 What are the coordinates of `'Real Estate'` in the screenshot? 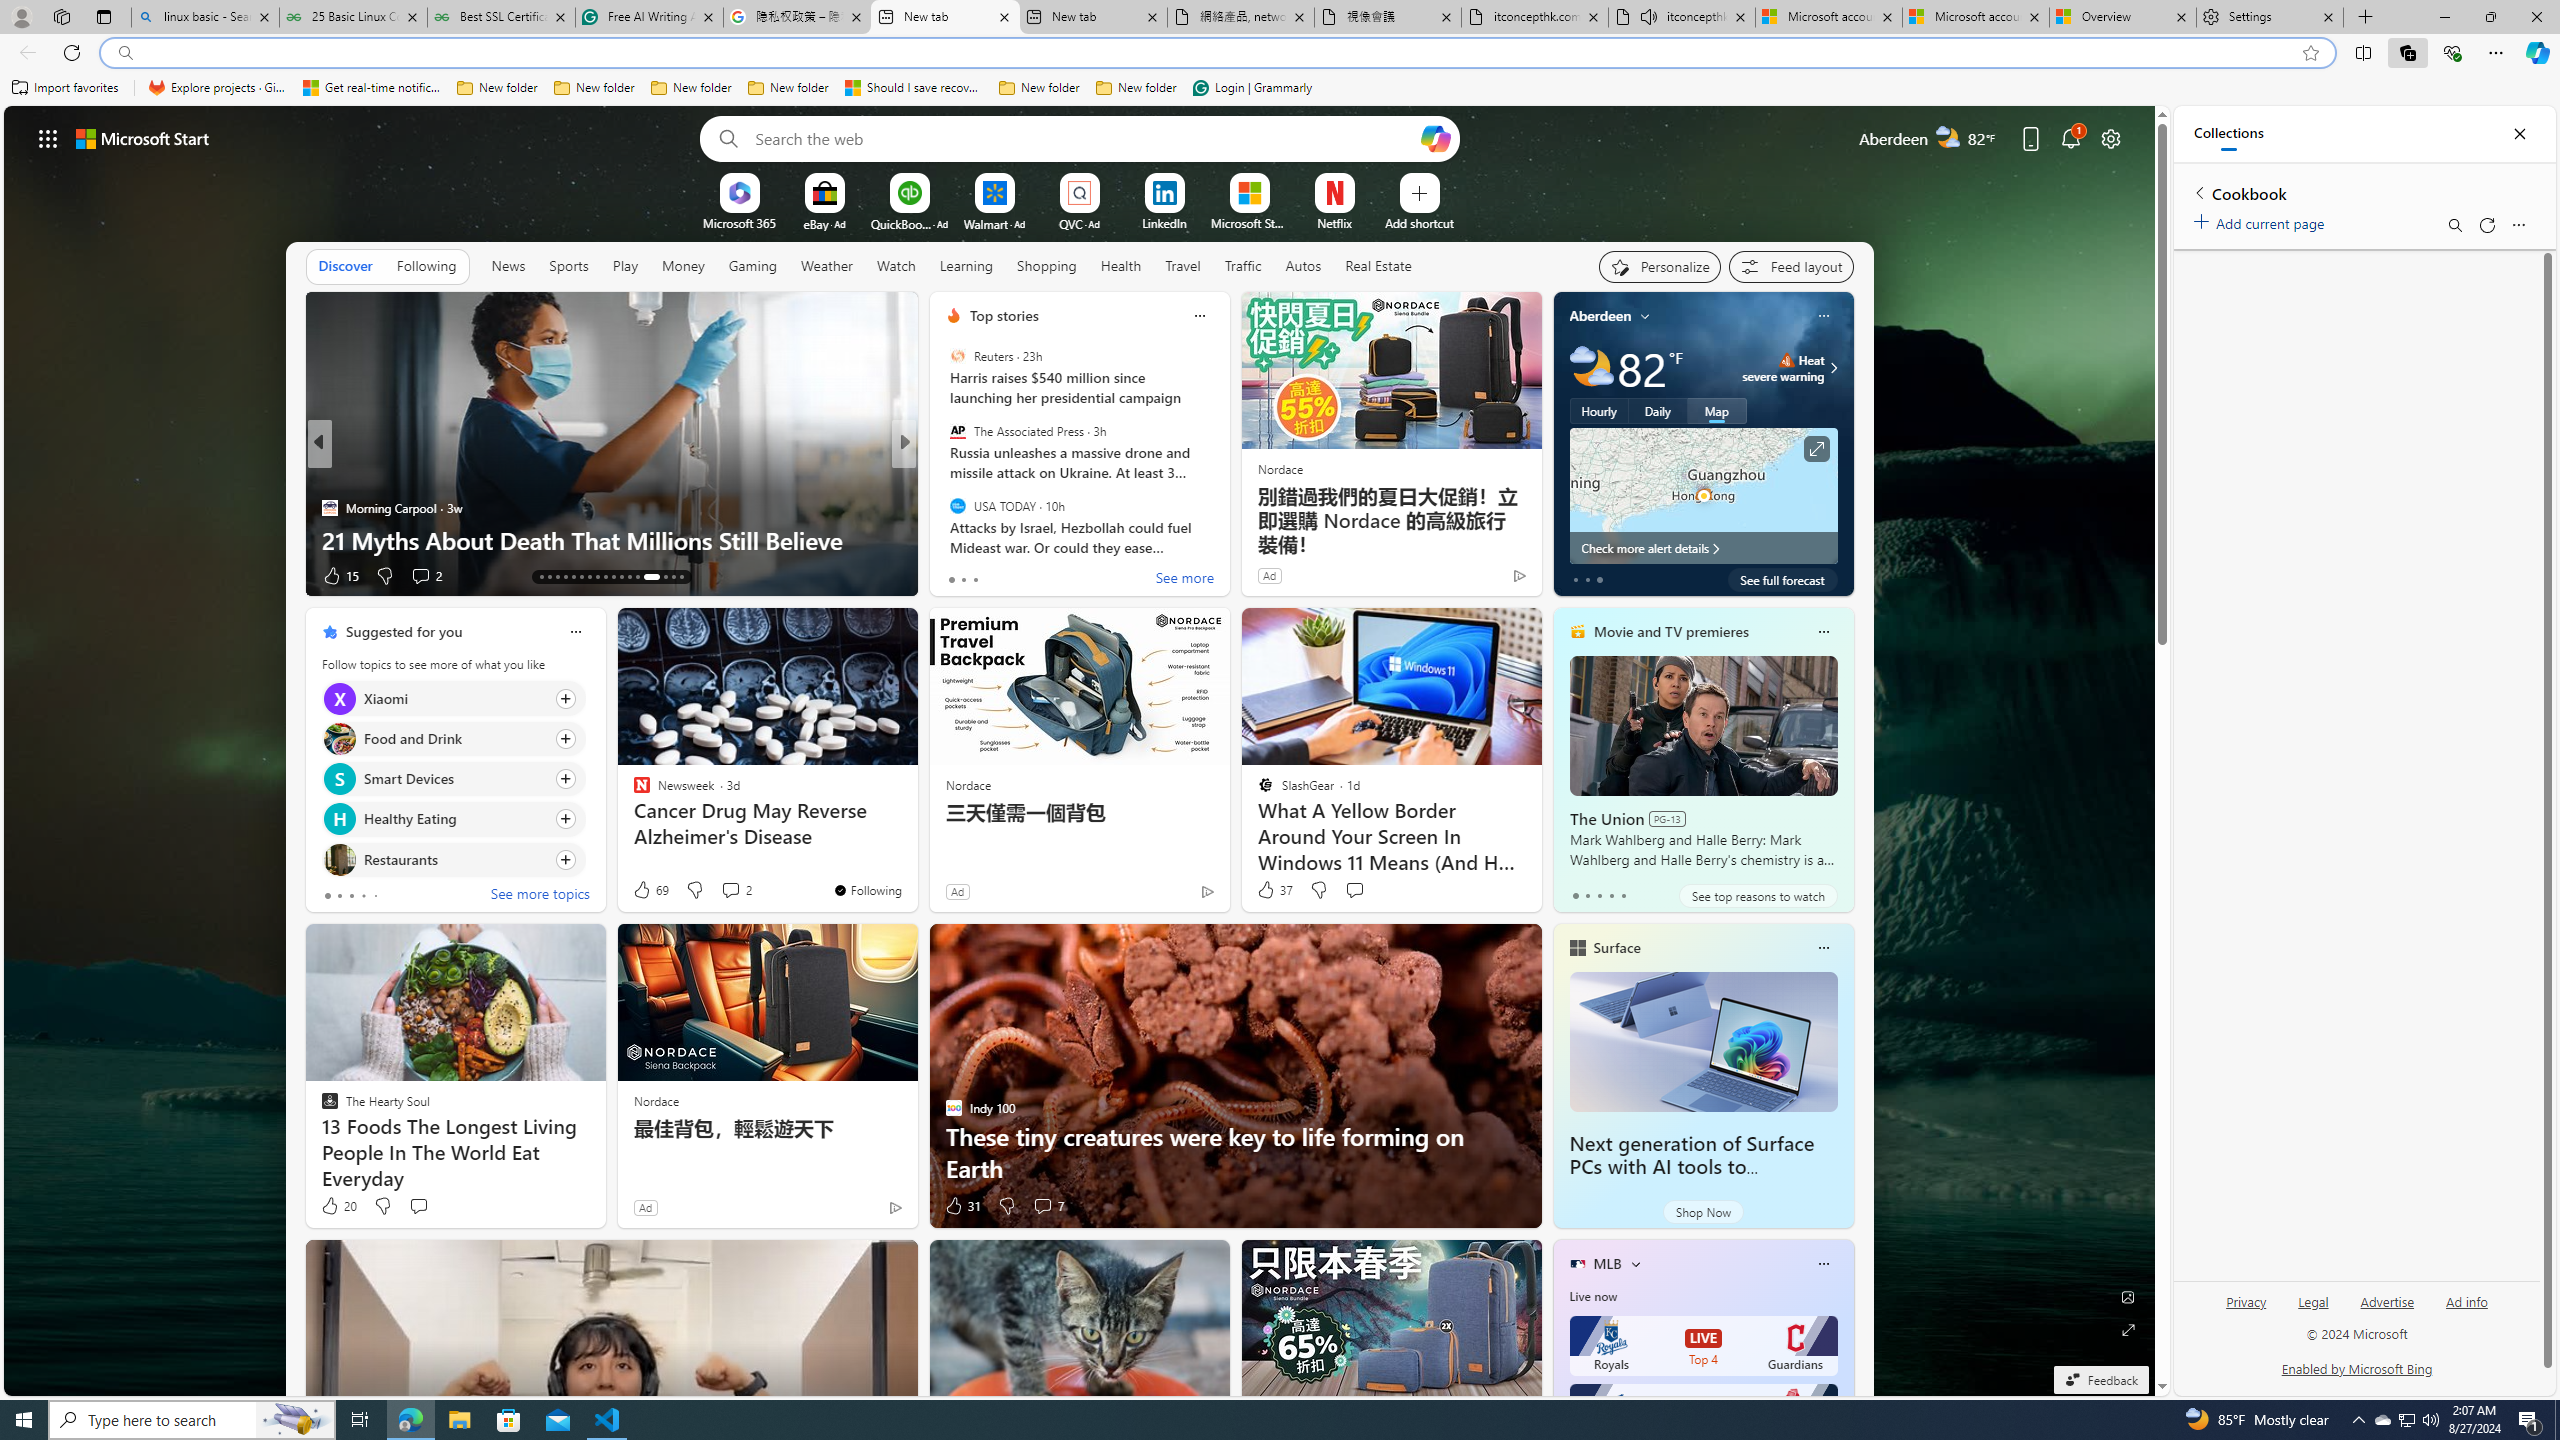 It's located at (1377, 264).